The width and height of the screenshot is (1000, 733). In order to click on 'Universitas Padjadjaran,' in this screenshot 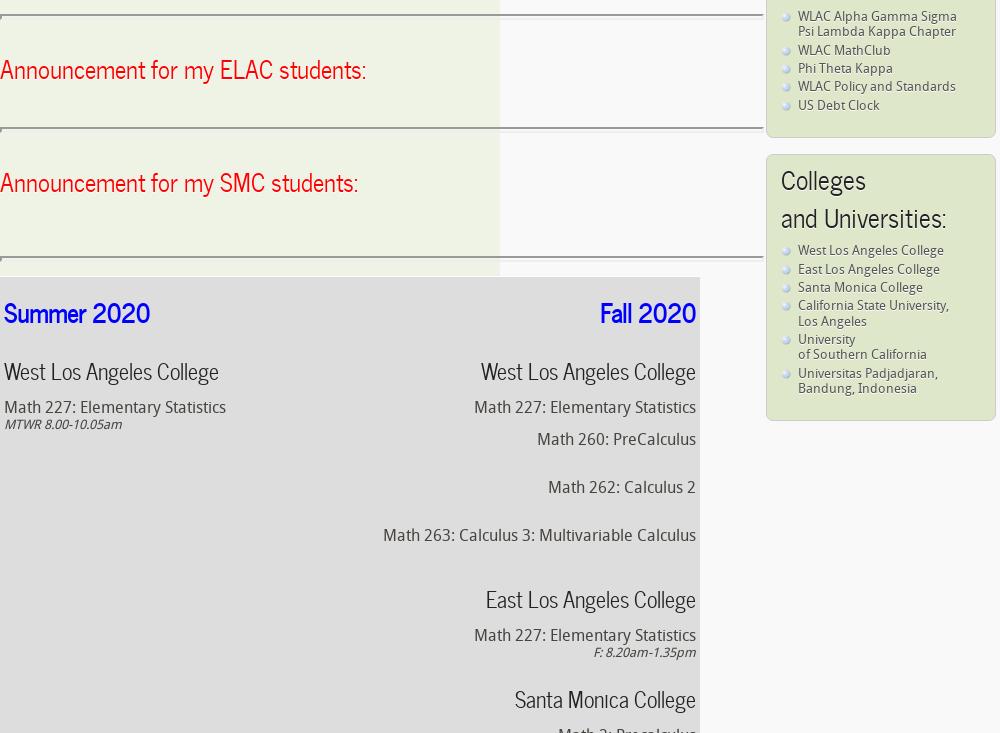, I will do `click(867, 373)`.